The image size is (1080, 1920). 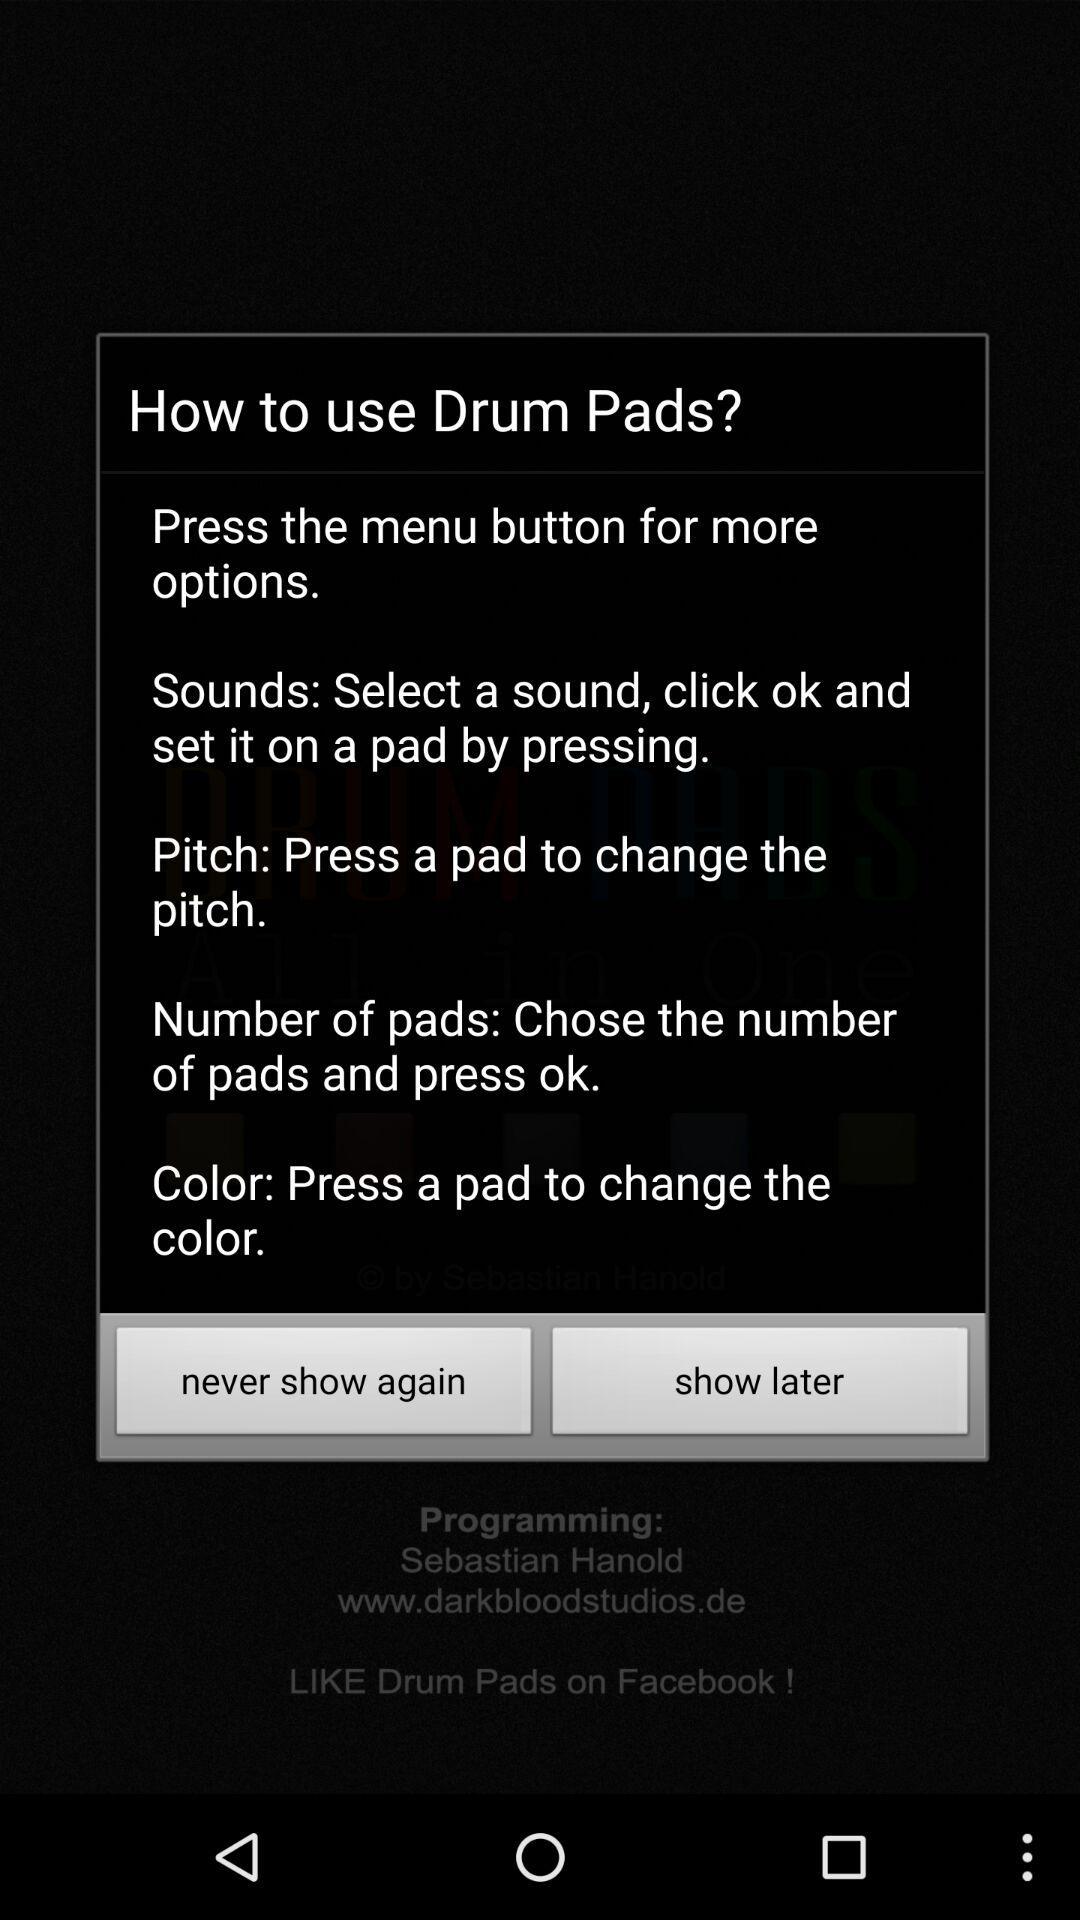 I want to click on the button next to never show again, so click(x=760, y=1385).